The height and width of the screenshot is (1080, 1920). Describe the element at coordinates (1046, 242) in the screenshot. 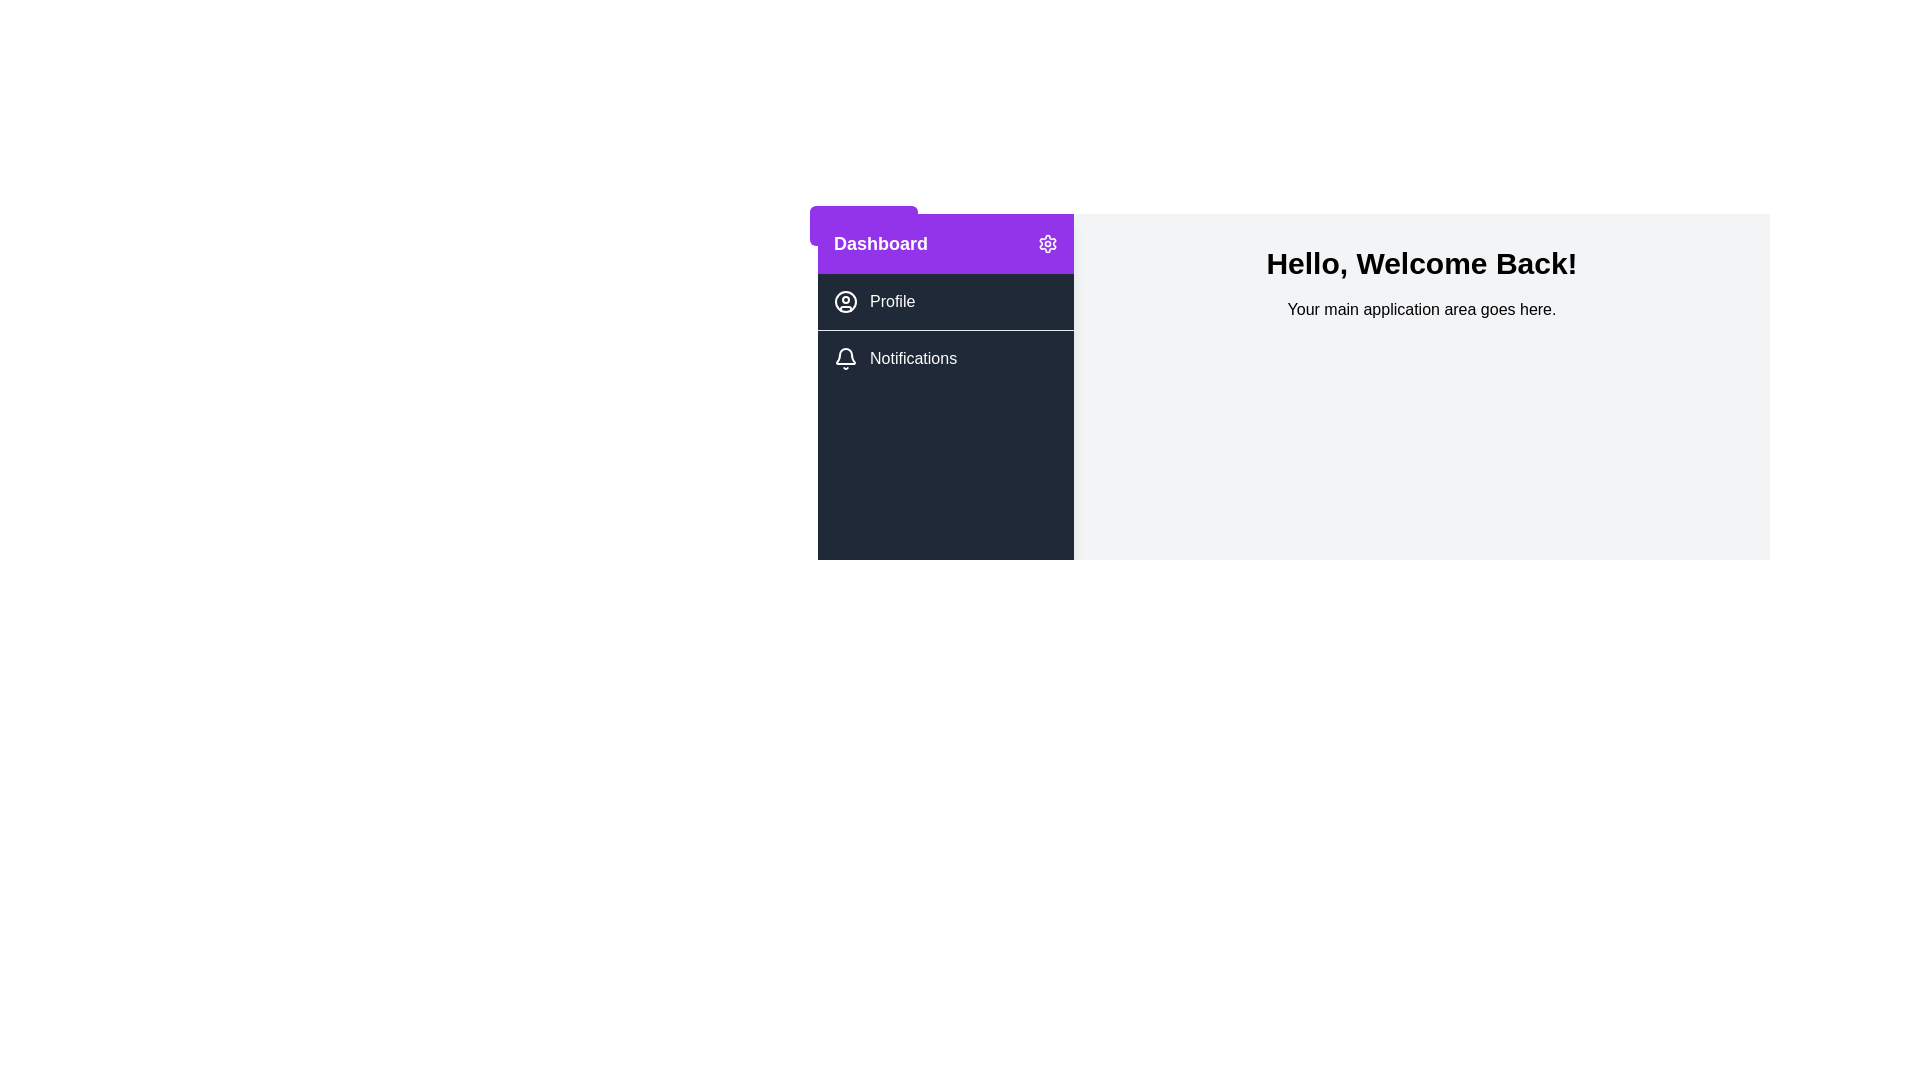

I see `the purple gear icon located in the top-right corner of the 'Dashboard' navigation bar` at that location.